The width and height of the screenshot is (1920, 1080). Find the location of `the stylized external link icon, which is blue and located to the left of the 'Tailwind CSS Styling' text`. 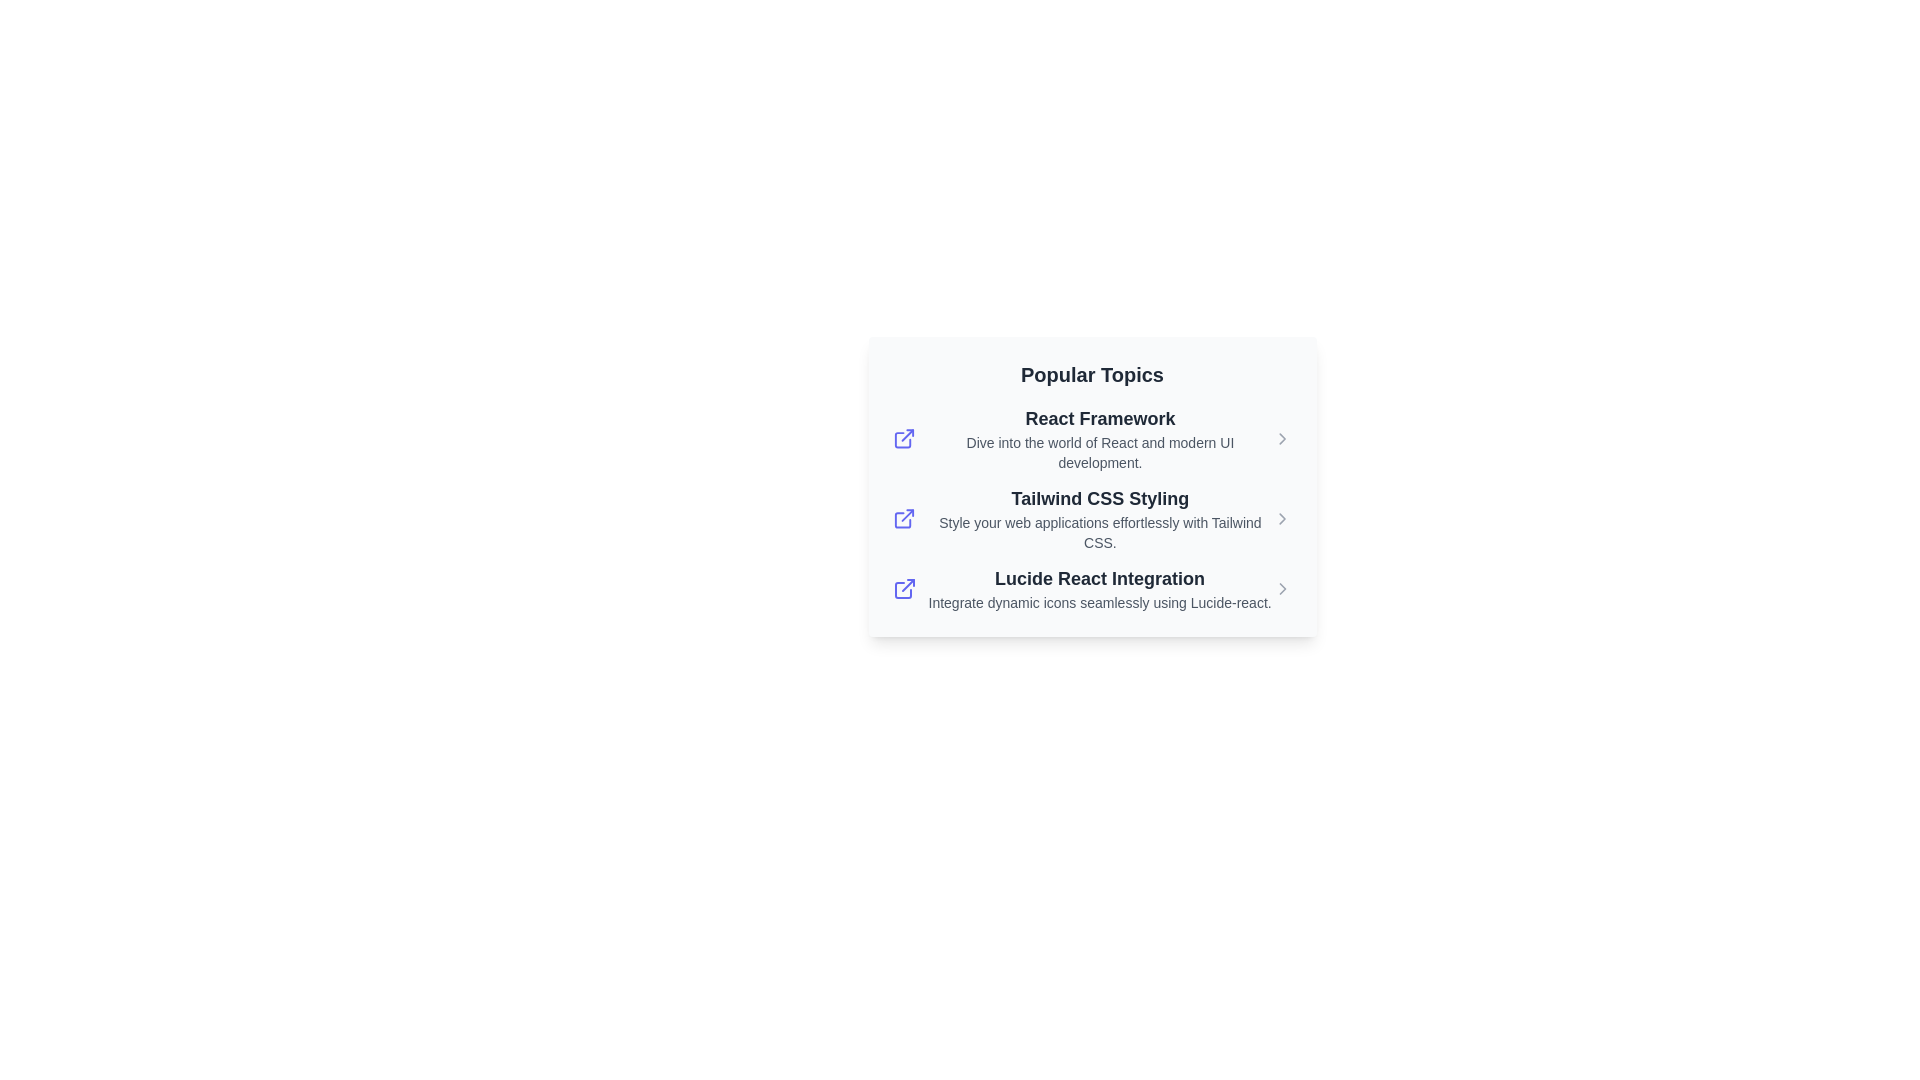

the stylized external link icon, which is blue and located to the left of the 'Tailwind CSS Styling' text is located at coordinates (903, 518).